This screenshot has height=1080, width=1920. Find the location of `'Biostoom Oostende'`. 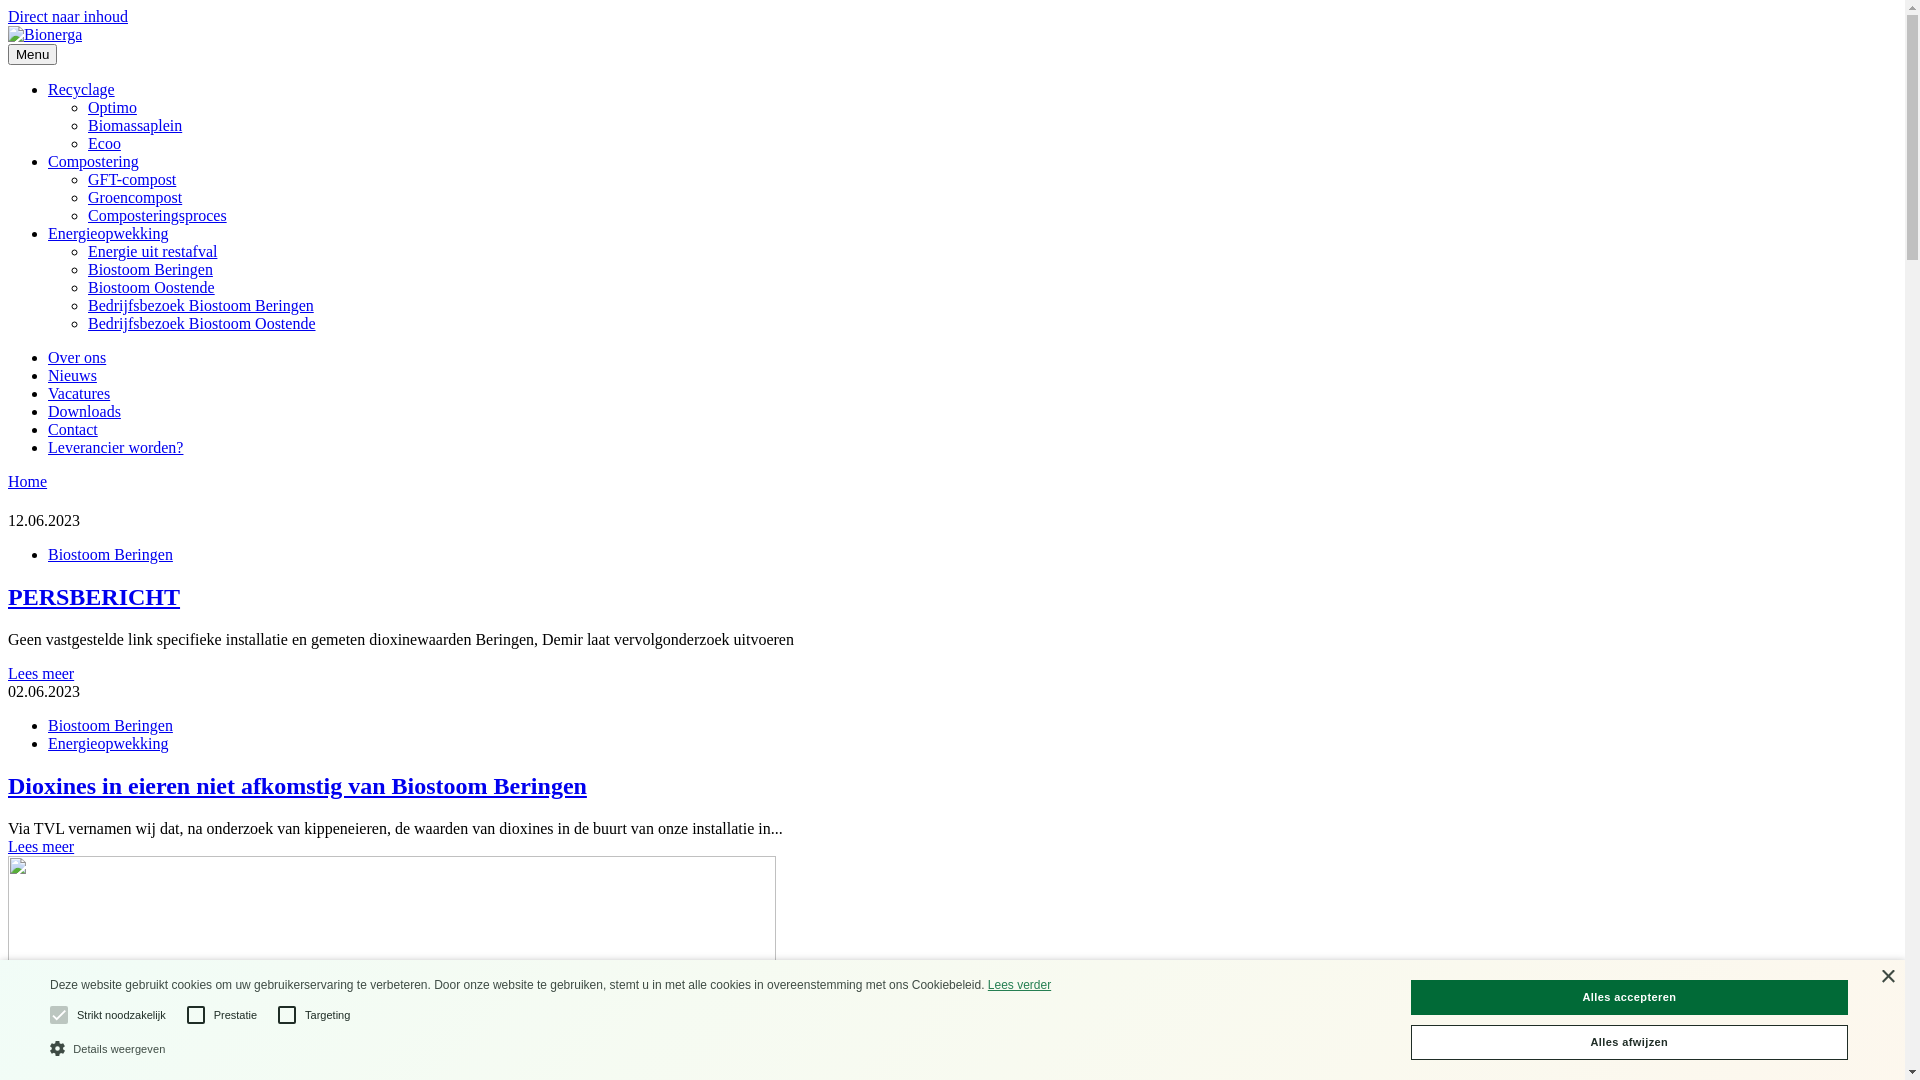

'Biostoom Oostende' is located at coordinates (150, 287).